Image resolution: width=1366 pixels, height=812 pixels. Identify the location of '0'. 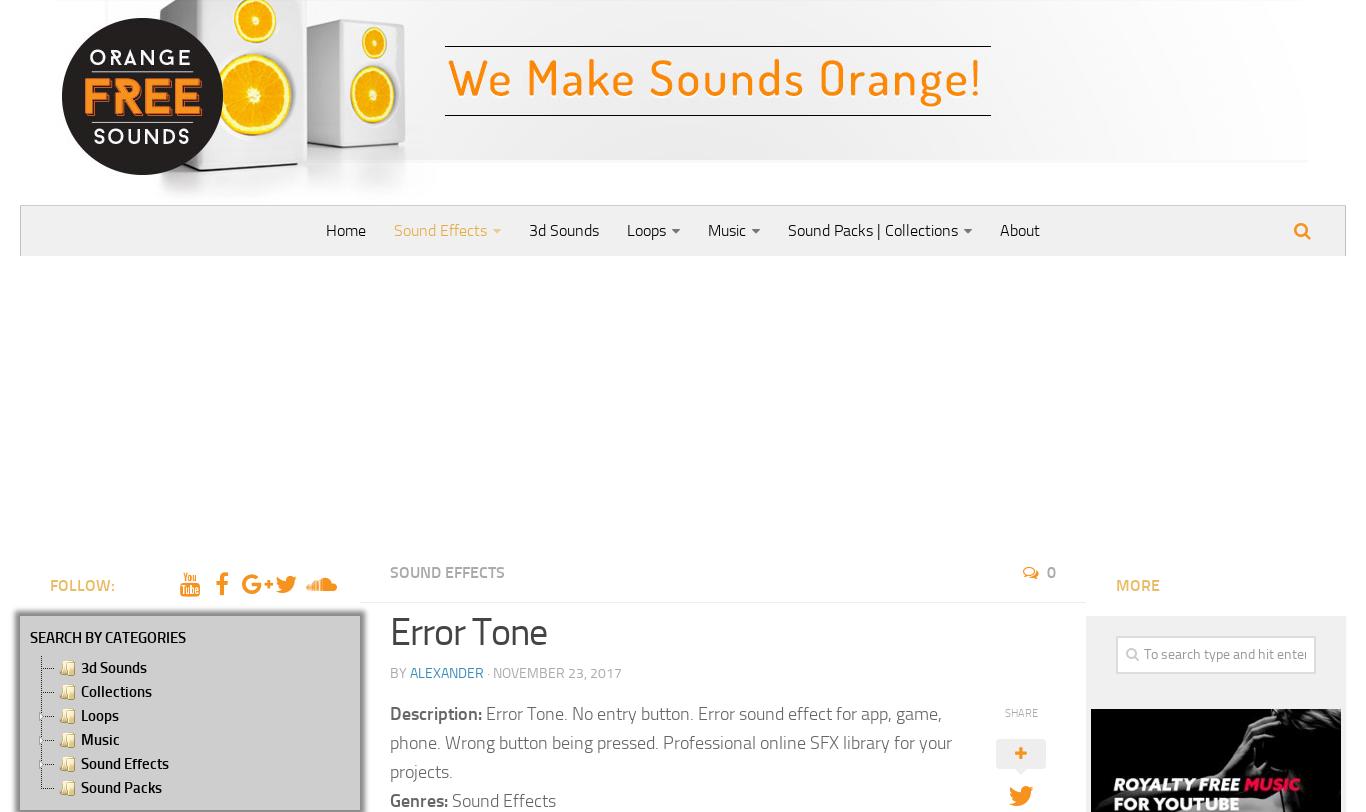
(1050, 572).